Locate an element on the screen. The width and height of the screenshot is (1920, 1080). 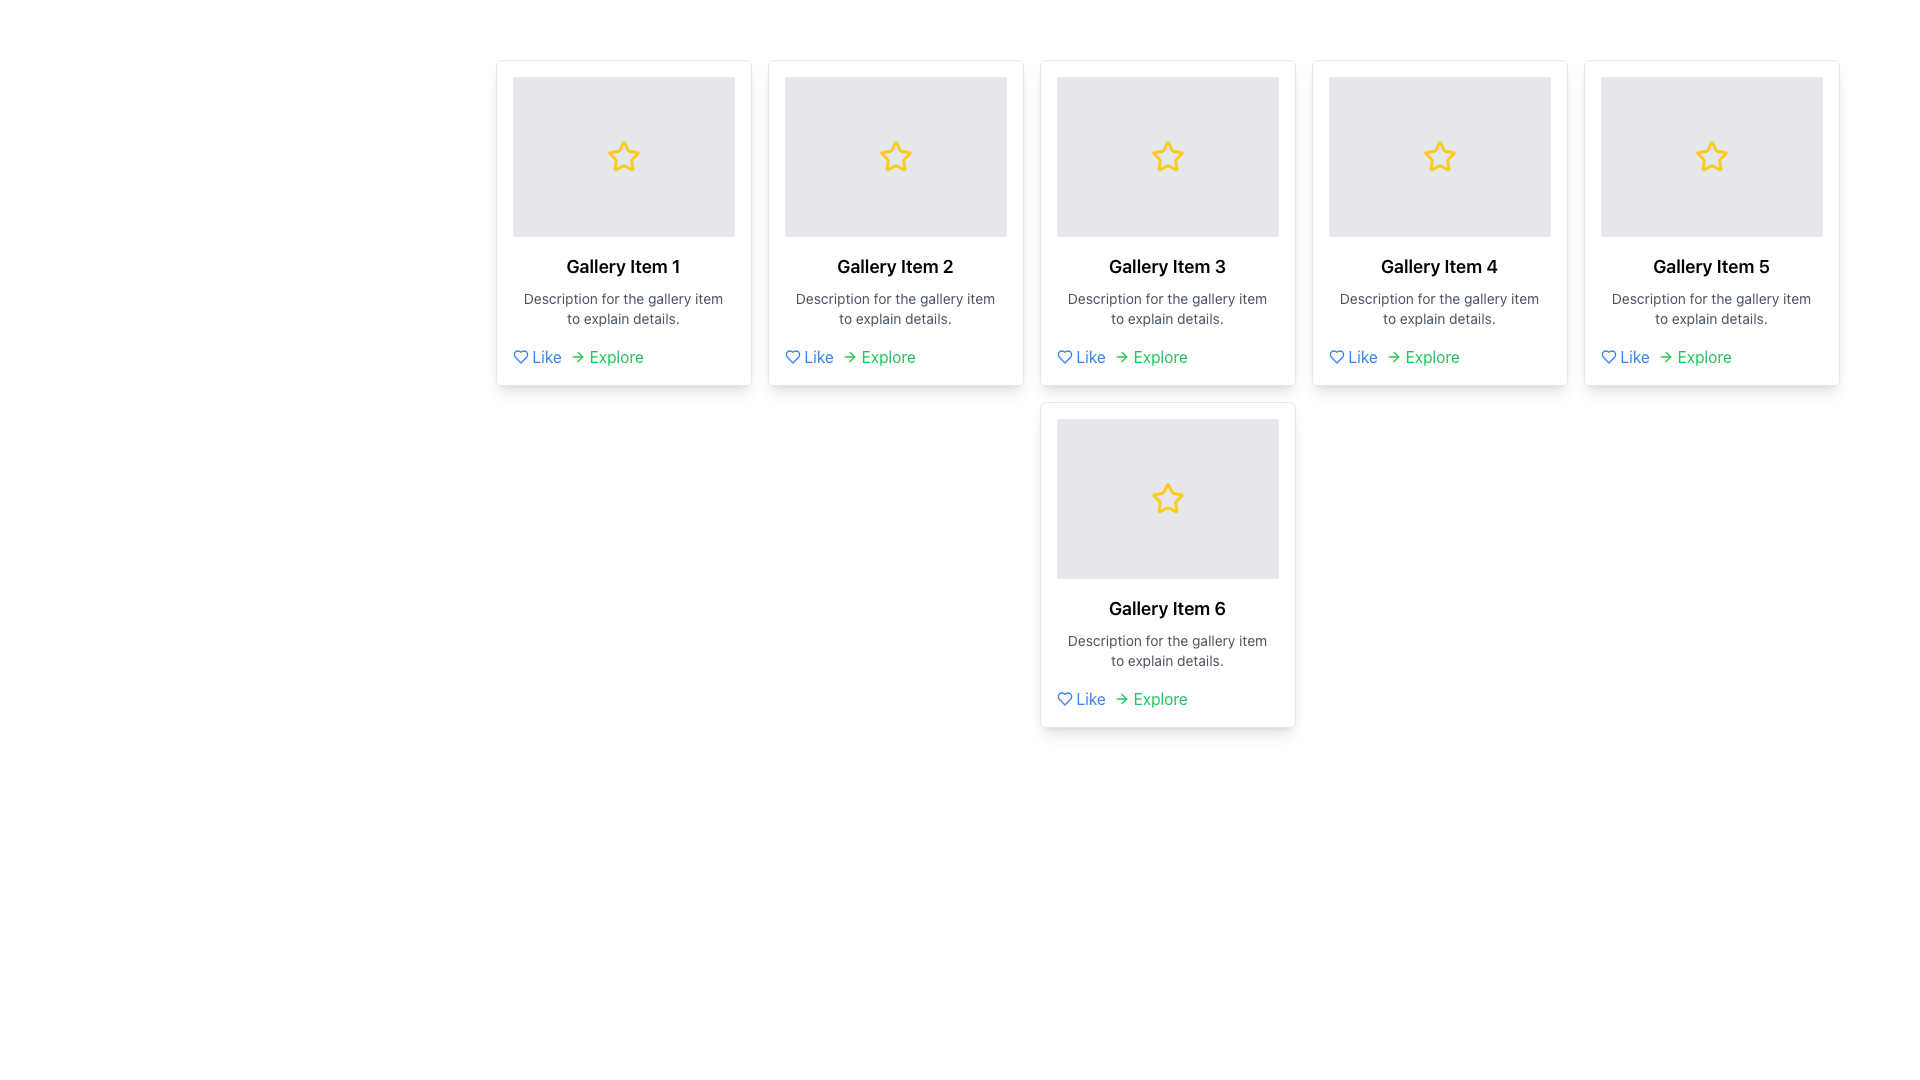
the star icon with a yellow outline and hollow center in the upper section of the 'Gallery Item 1' card to indicate rating or selection is located at coordinates (622, 156).